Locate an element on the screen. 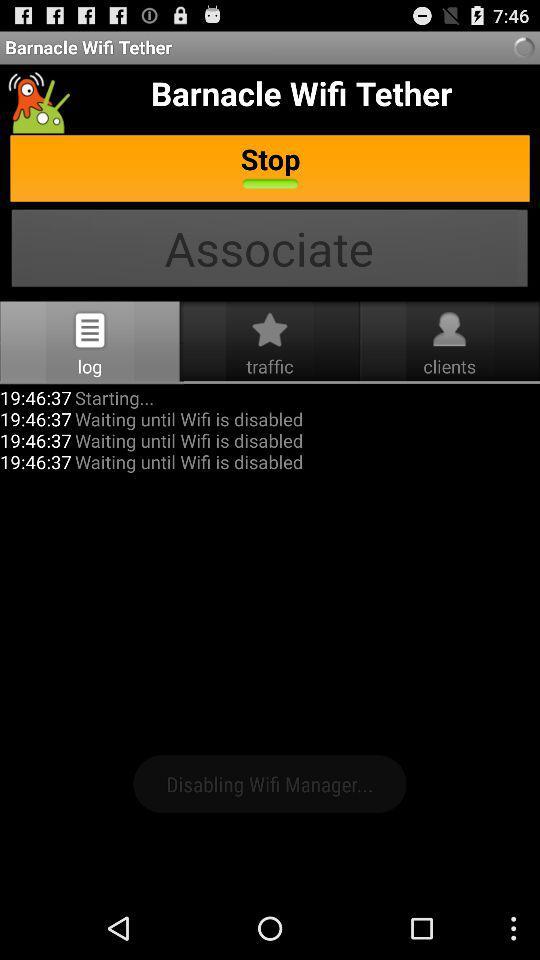 The height and width of the screenshot is (960, 540). the star icon which is just above the traffic is located at coordinates (270, 330).